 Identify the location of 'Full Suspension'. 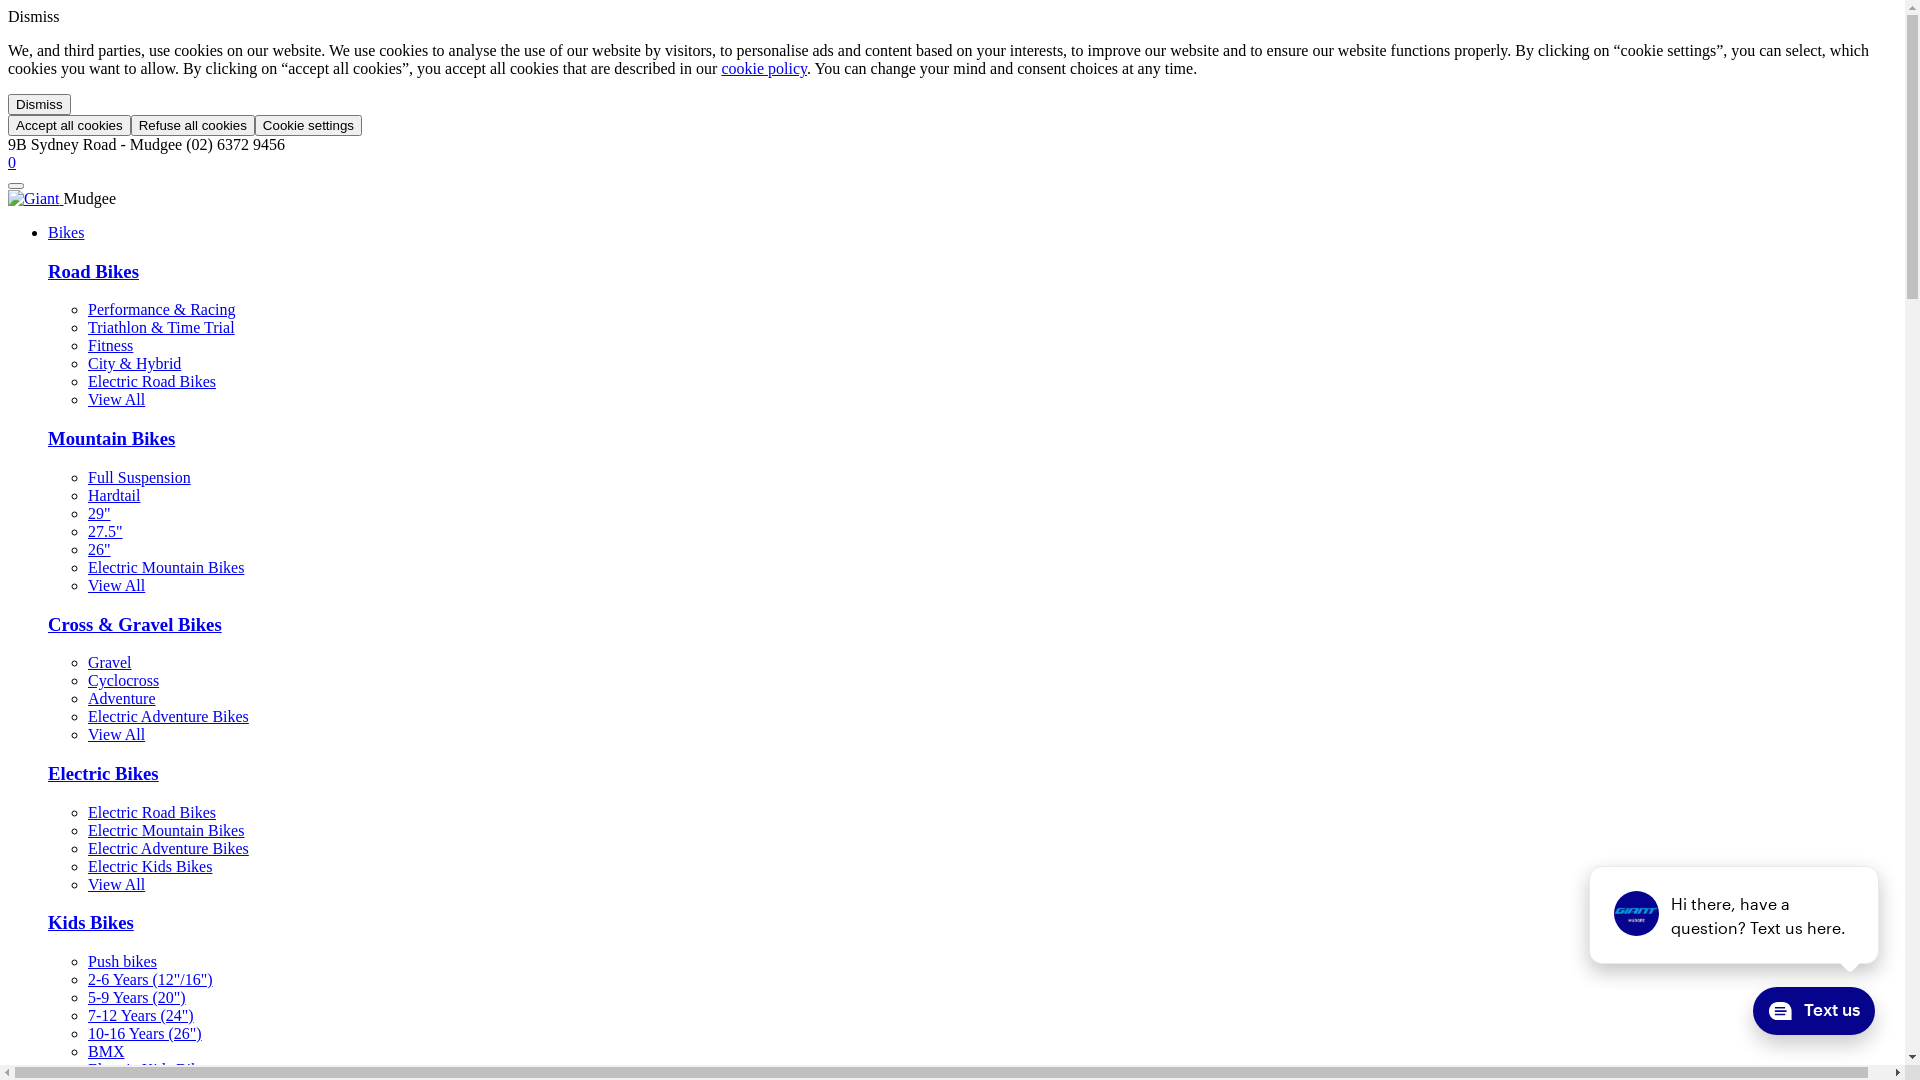
(138, 477).